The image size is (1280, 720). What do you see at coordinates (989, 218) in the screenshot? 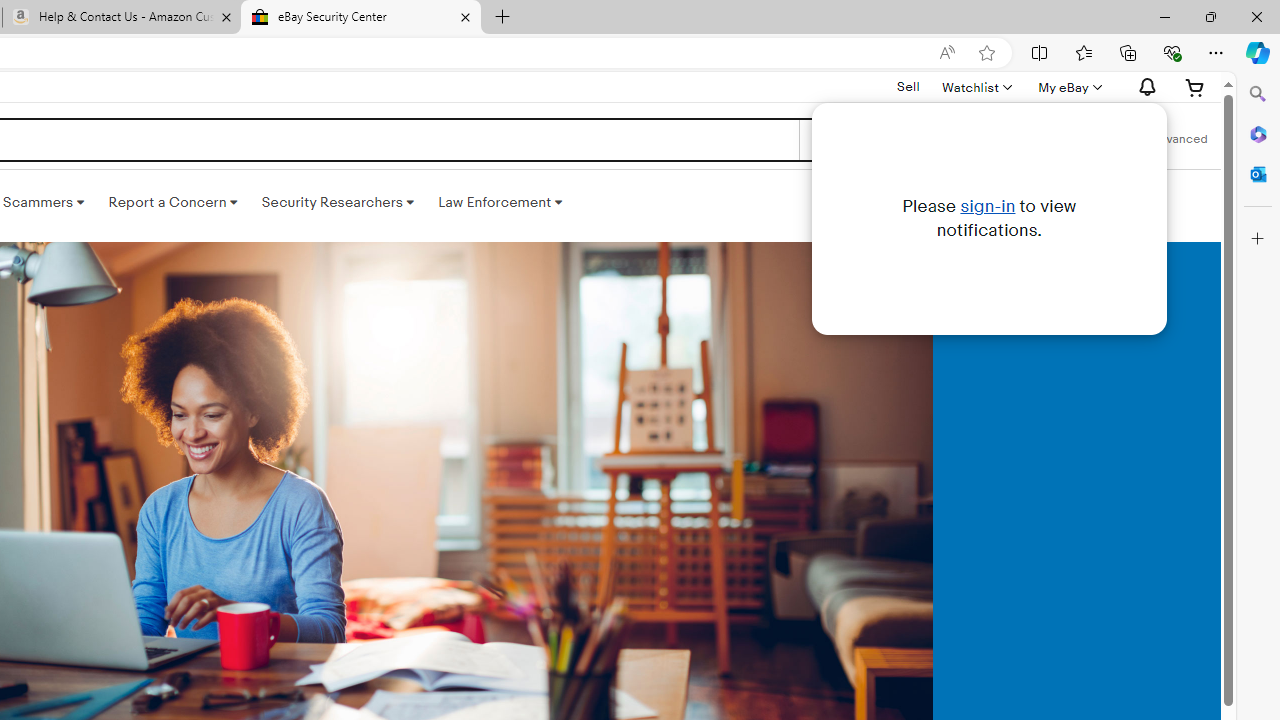
I see `'Please sign-in to view notifications.'` at bounding box center [989, 218].